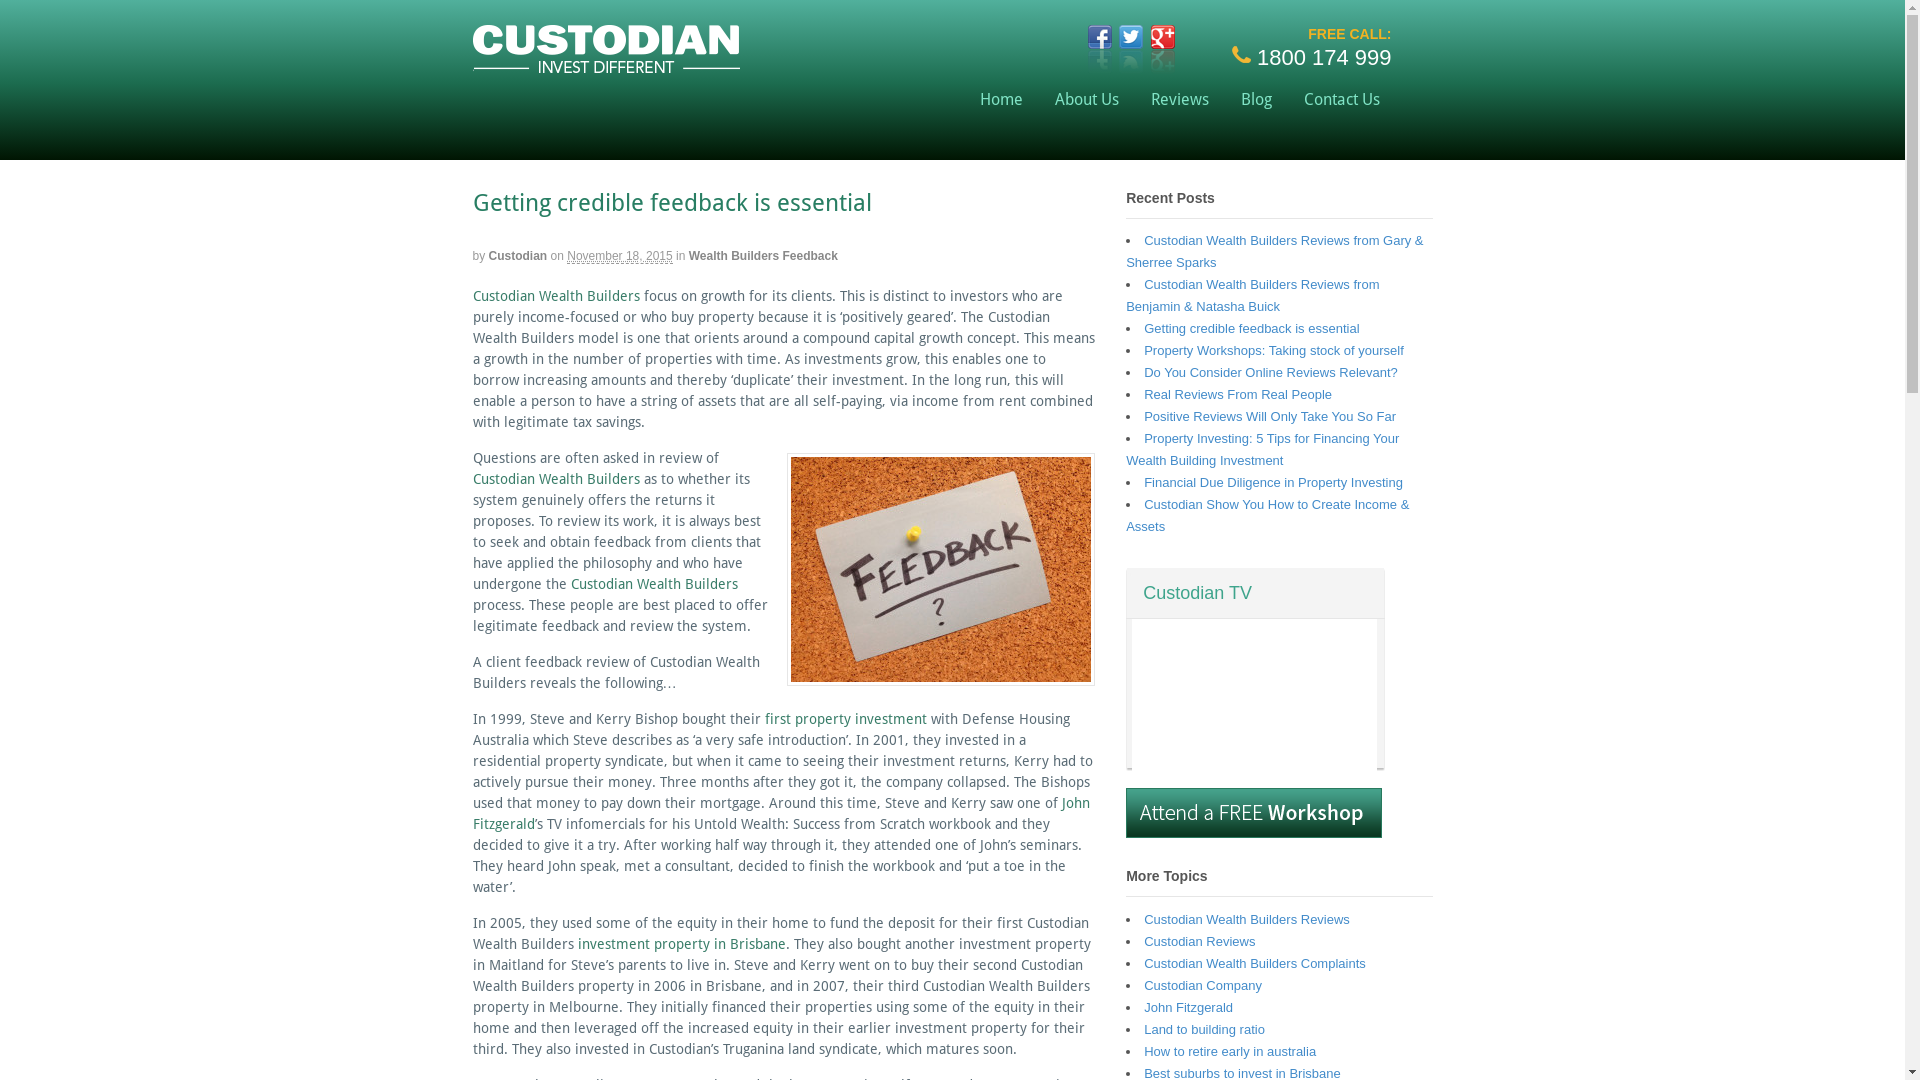 The width and height of the screenshot is (1920, 1080). I want to click on 'Real Reviews From Real People', so click(1237, 394).